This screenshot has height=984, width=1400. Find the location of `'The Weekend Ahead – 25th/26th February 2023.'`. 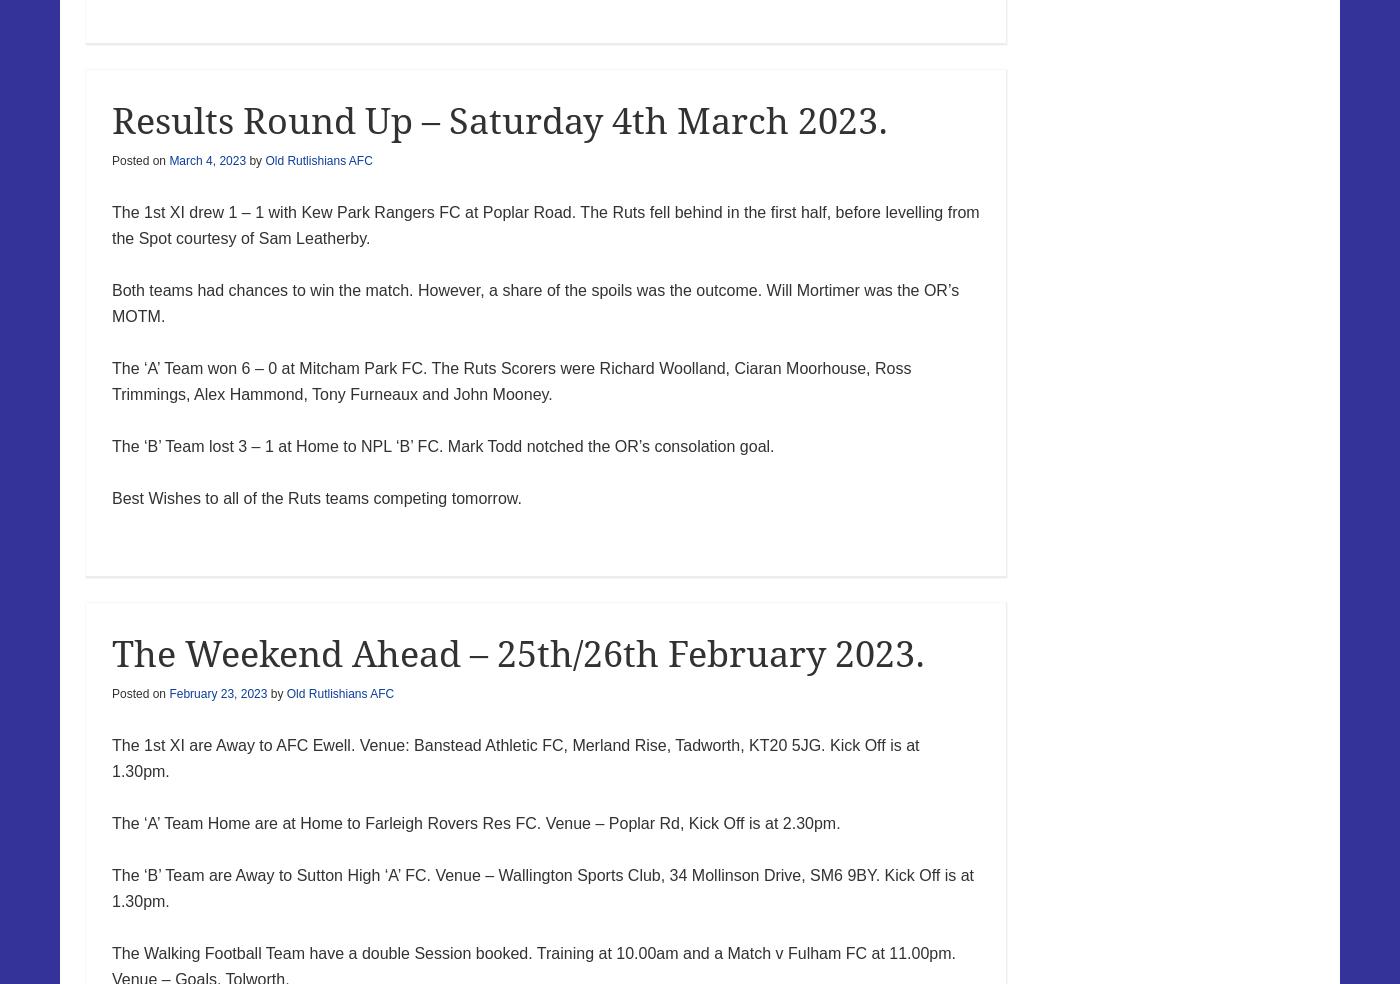

'The Weekend Ahead – 25th/26th February 2023.' is located at coordinates (518, 653).